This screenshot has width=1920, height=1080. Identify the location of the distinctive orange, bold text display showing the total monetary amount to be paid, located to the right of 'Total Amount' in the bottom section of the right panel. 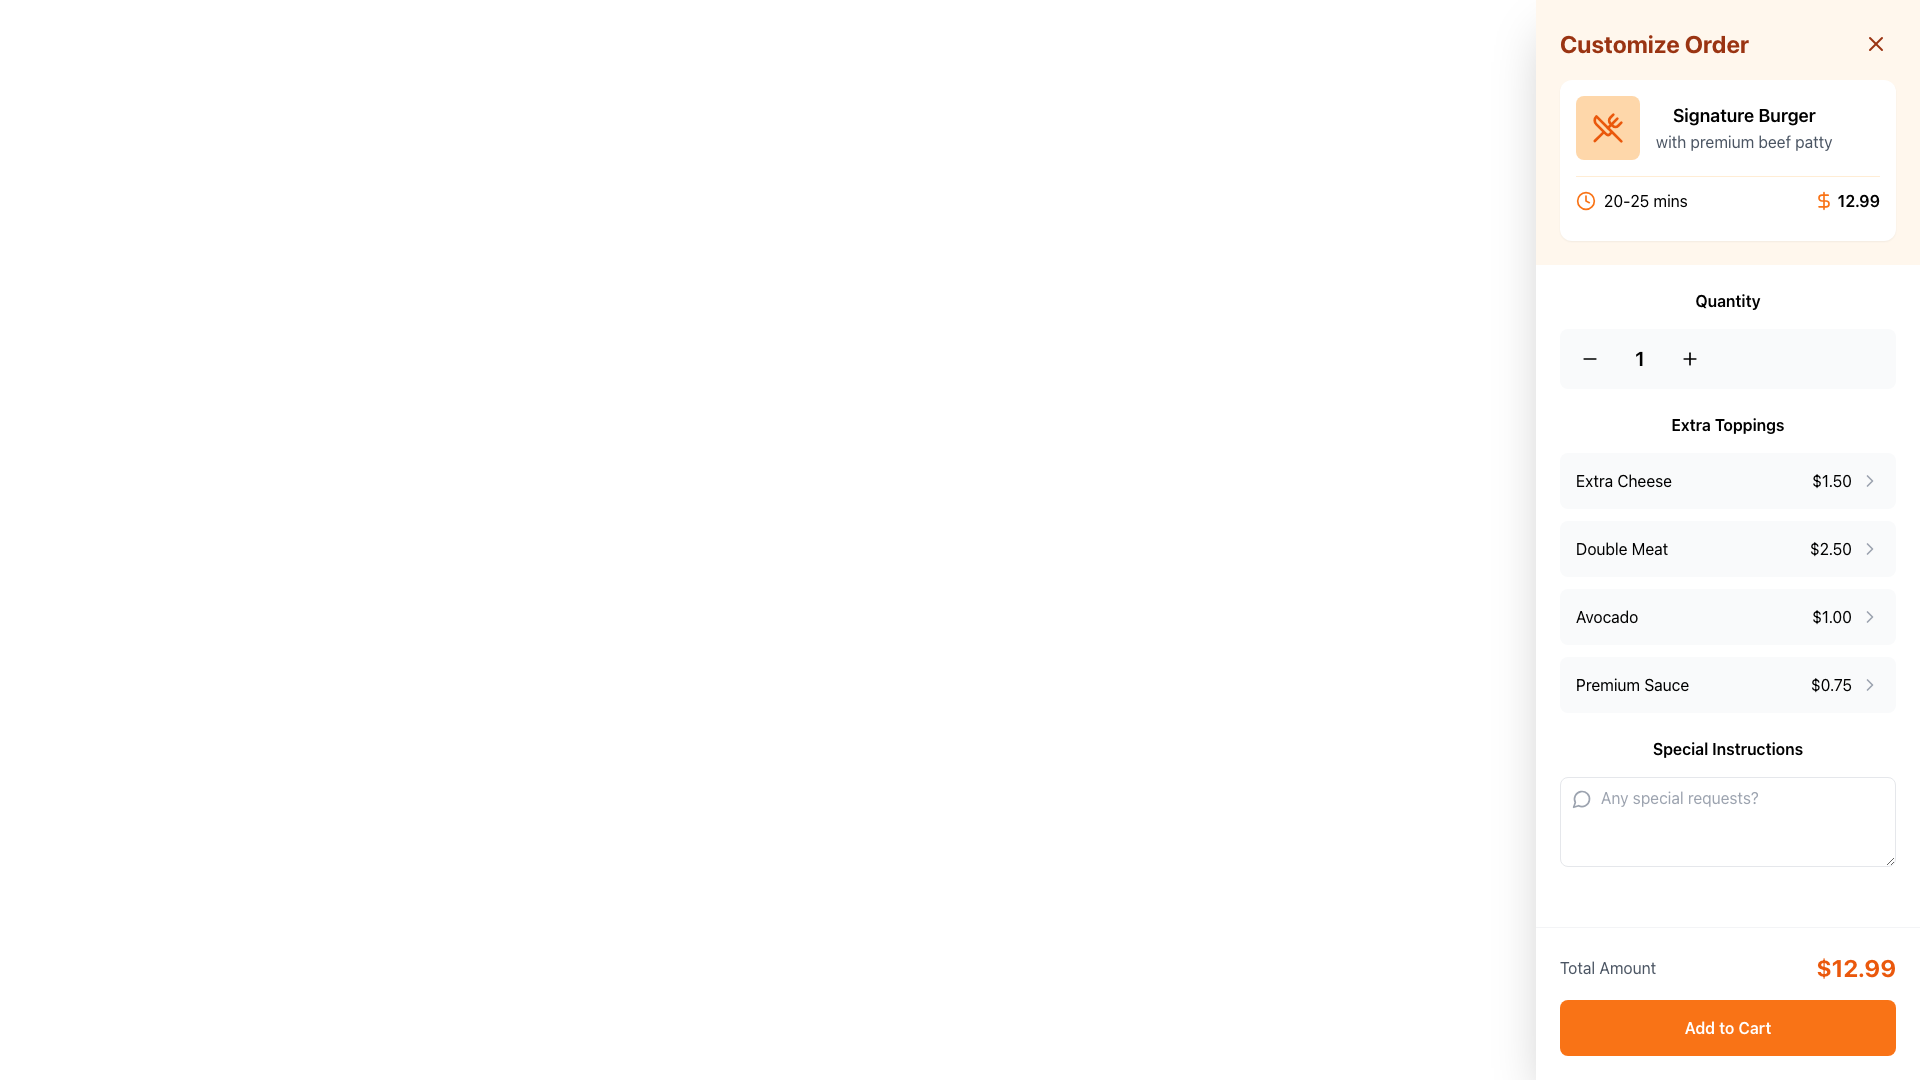
(1855, 967).